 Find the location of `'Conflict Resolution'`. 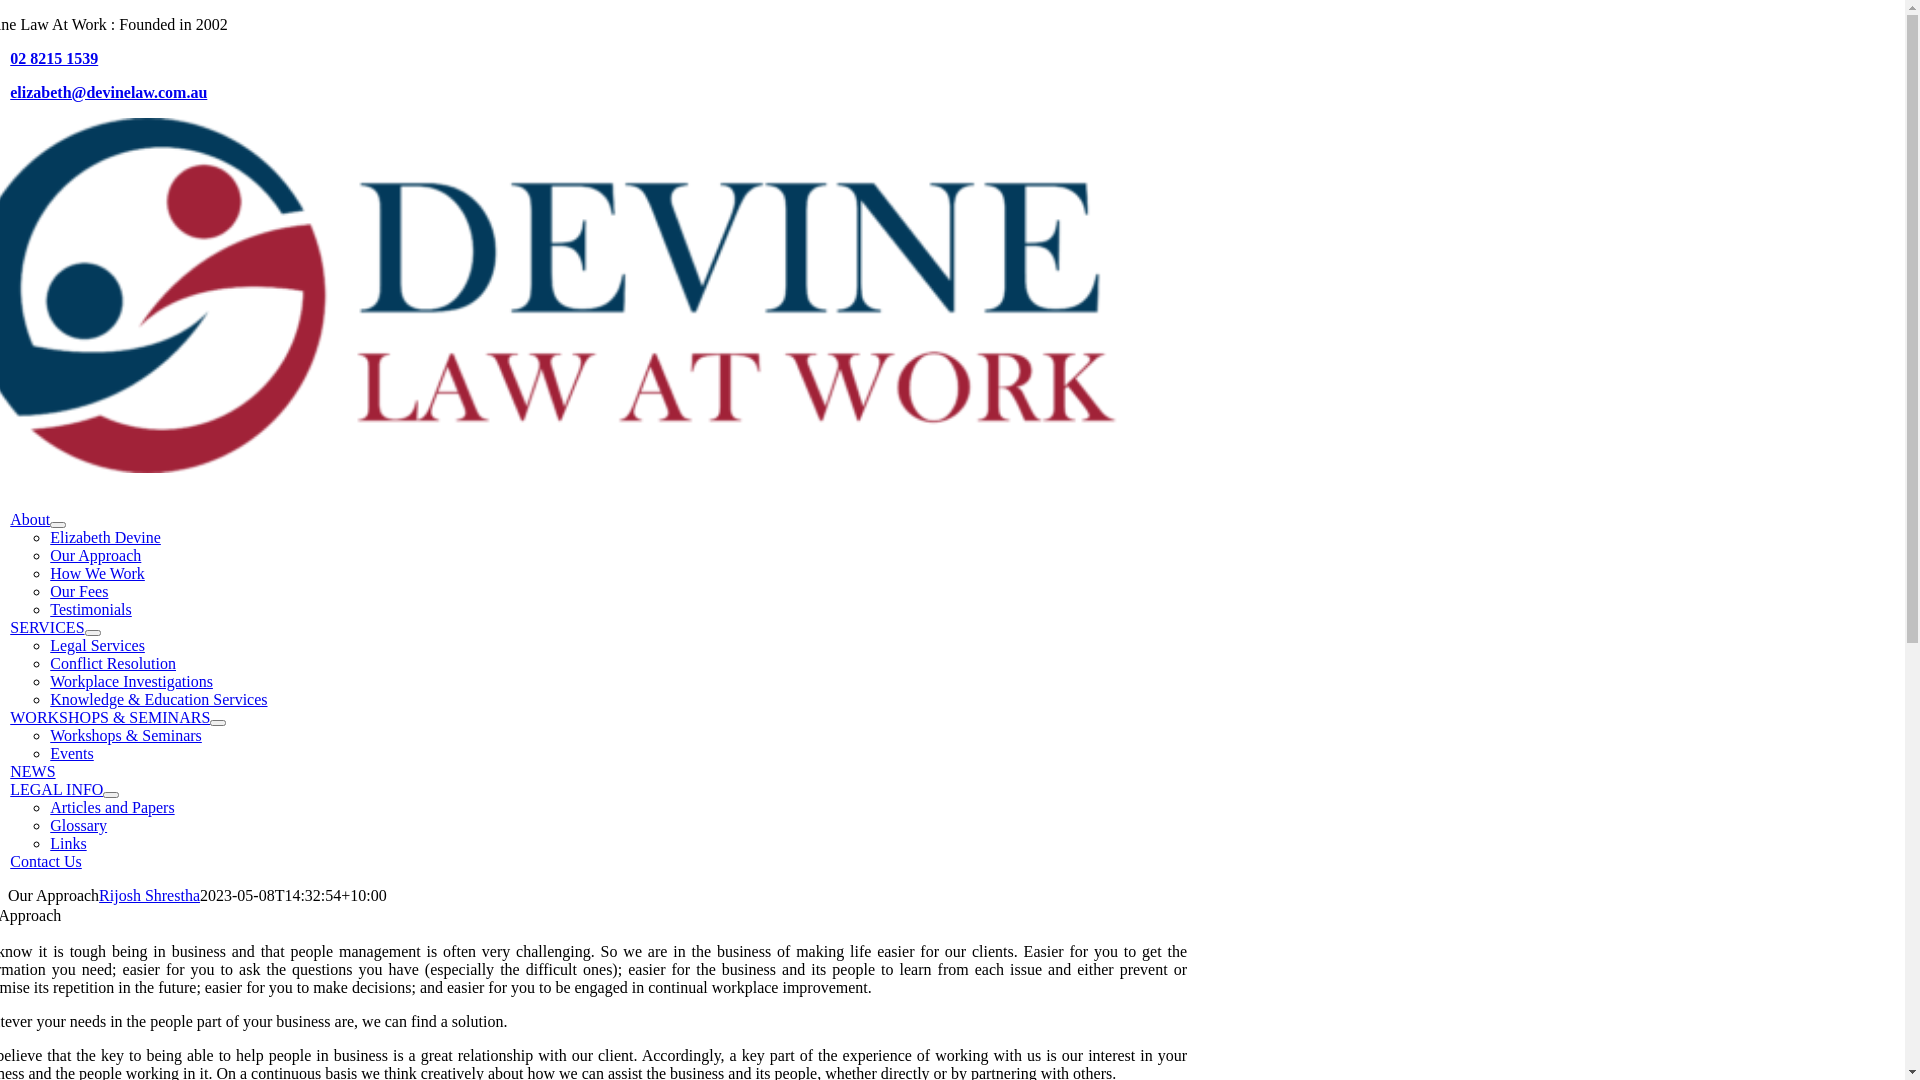

'Conflict Resolution' is located at coordinates (112, 663).